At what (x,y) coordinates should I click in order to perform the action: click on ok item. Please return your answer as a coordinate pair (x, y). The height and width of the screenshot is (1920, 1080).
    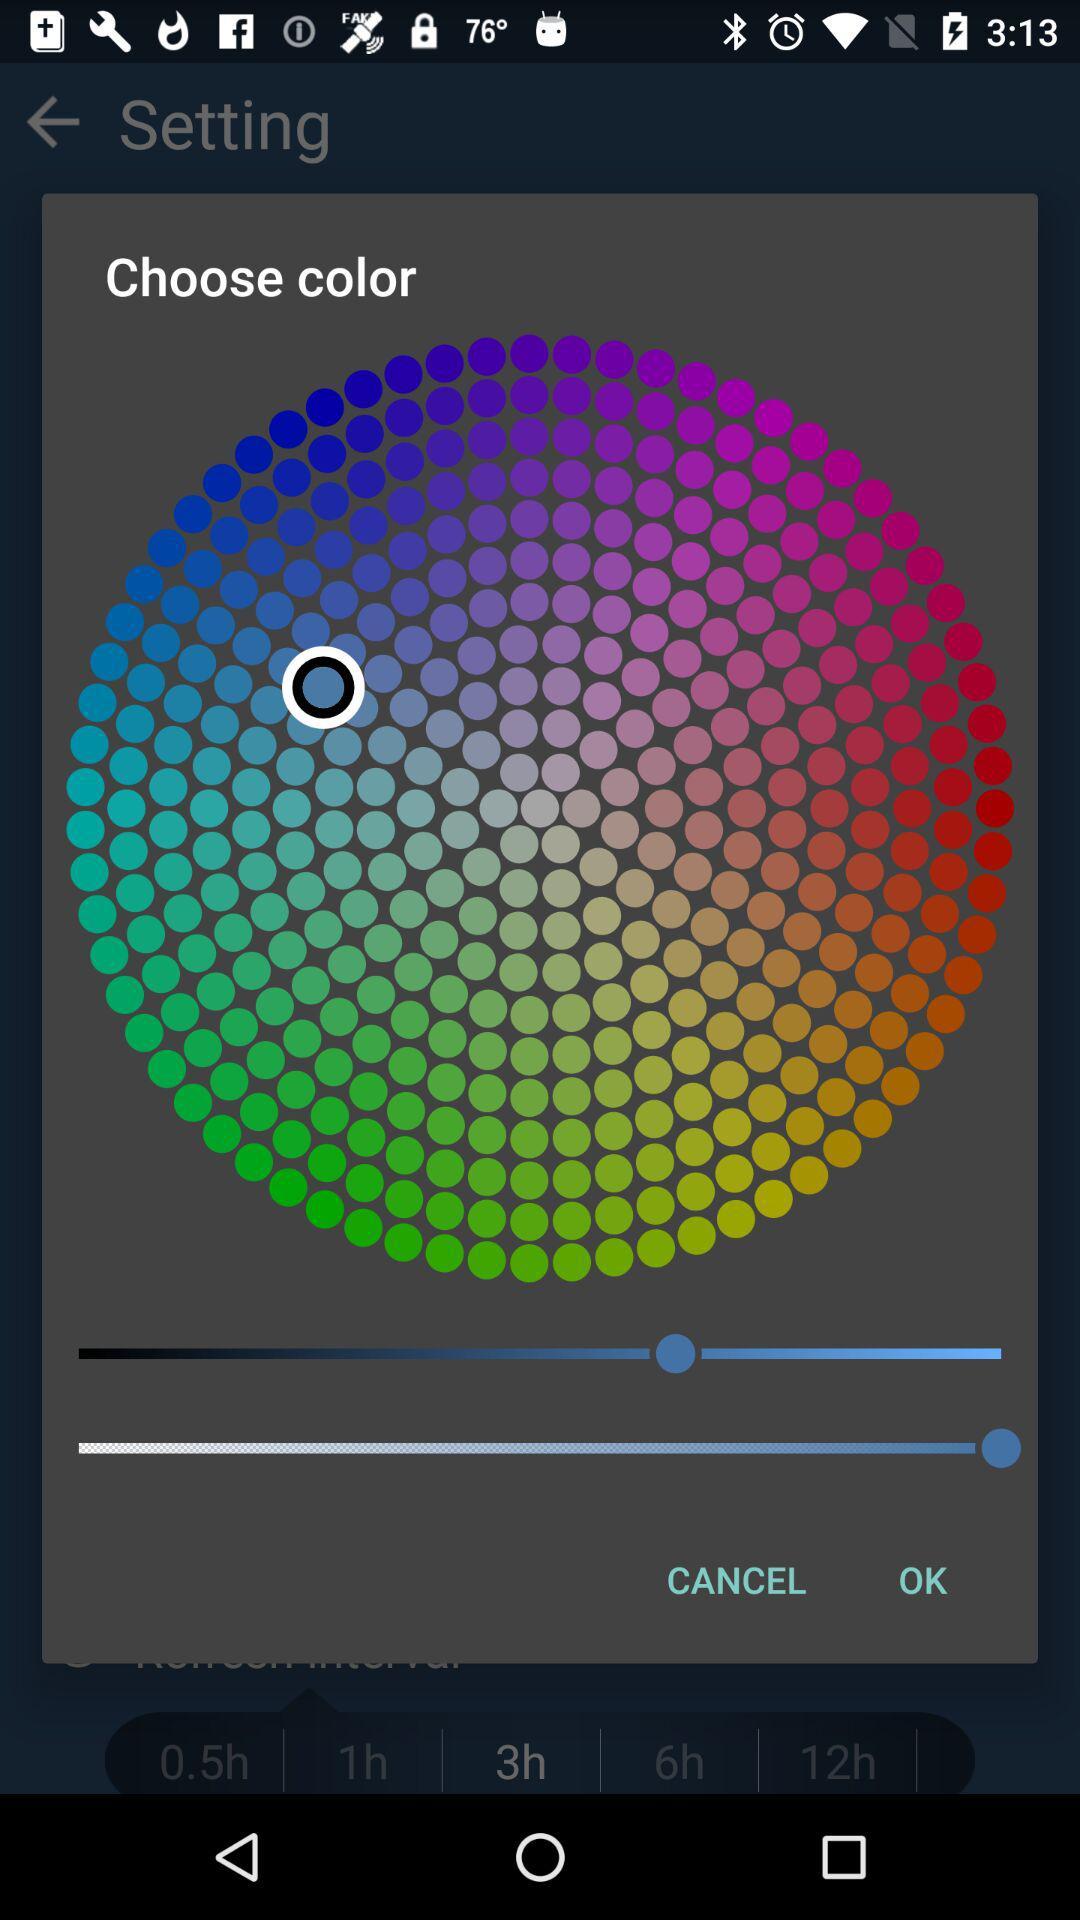
    Looking at the image, I should click on (922, 1578).